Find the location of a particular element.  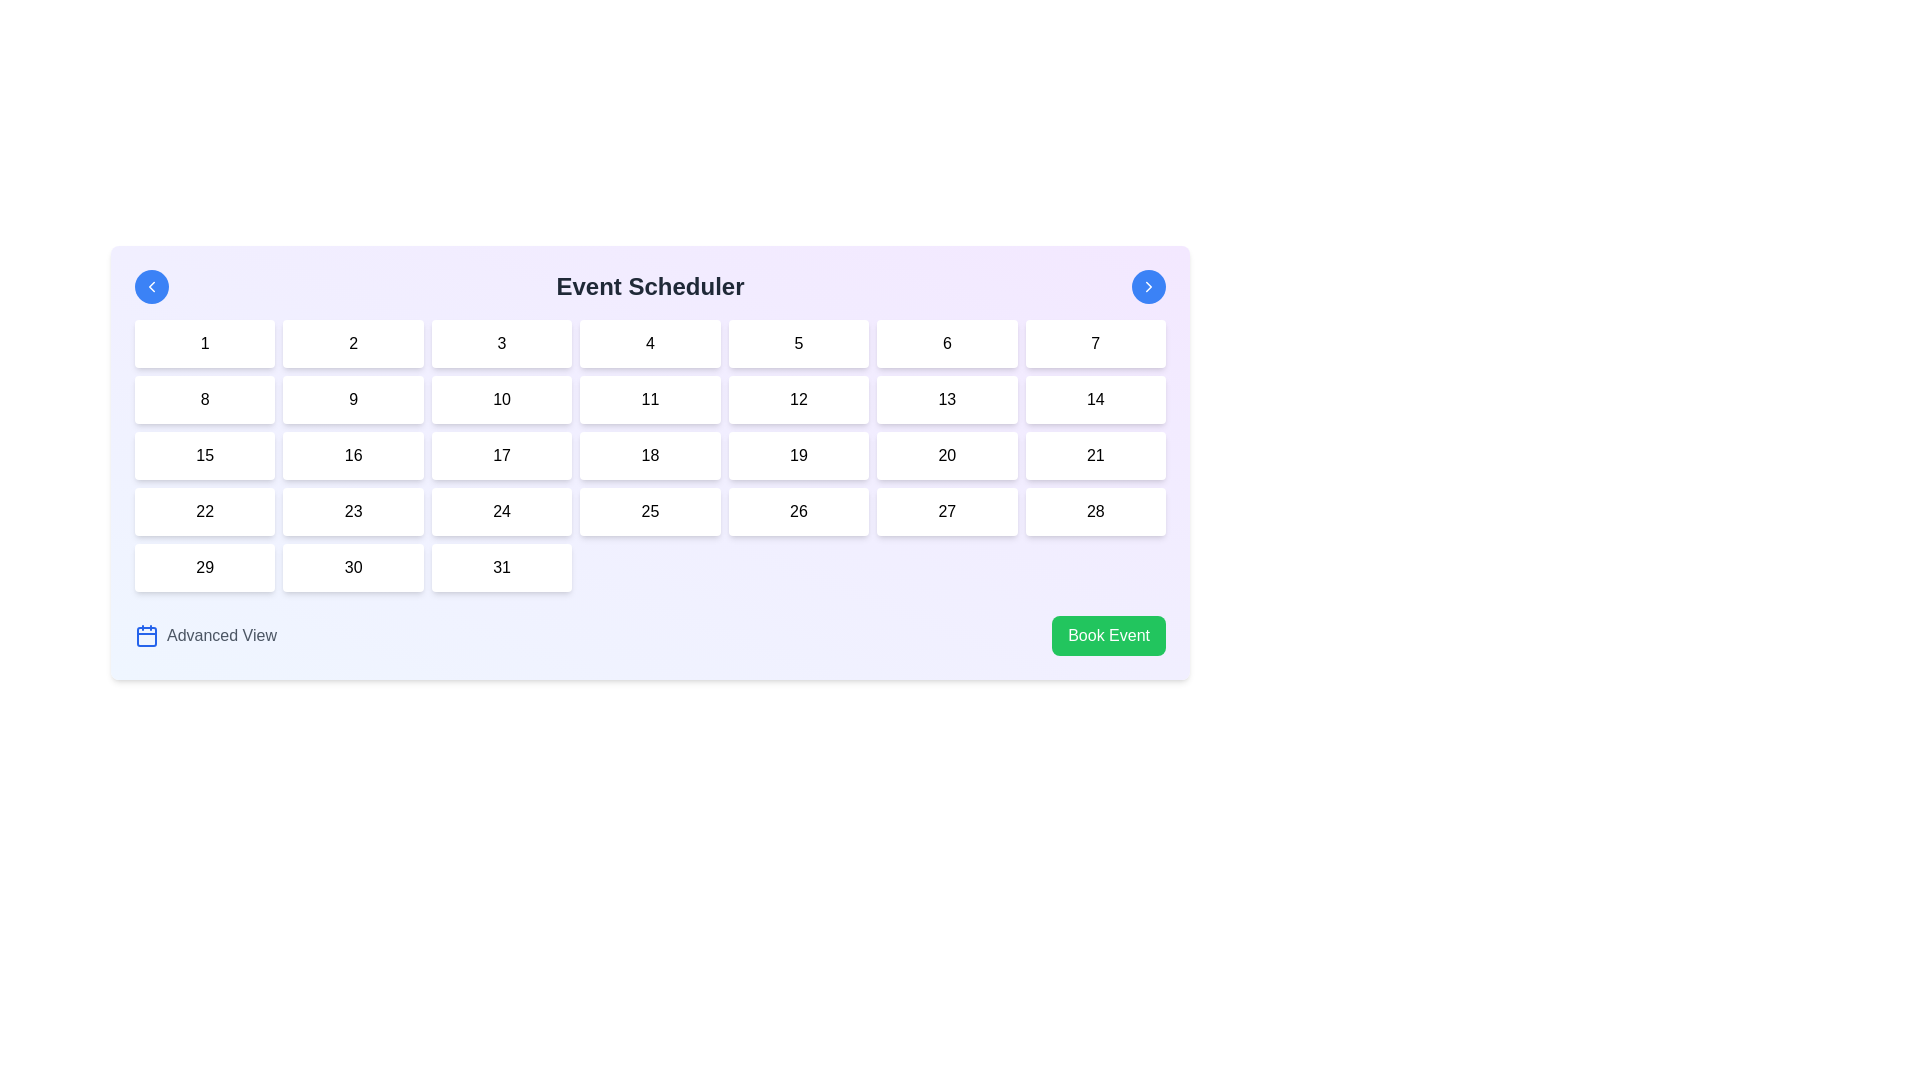

the rectangular button with a white background and black text '12' is located at coordinates (797, 400).